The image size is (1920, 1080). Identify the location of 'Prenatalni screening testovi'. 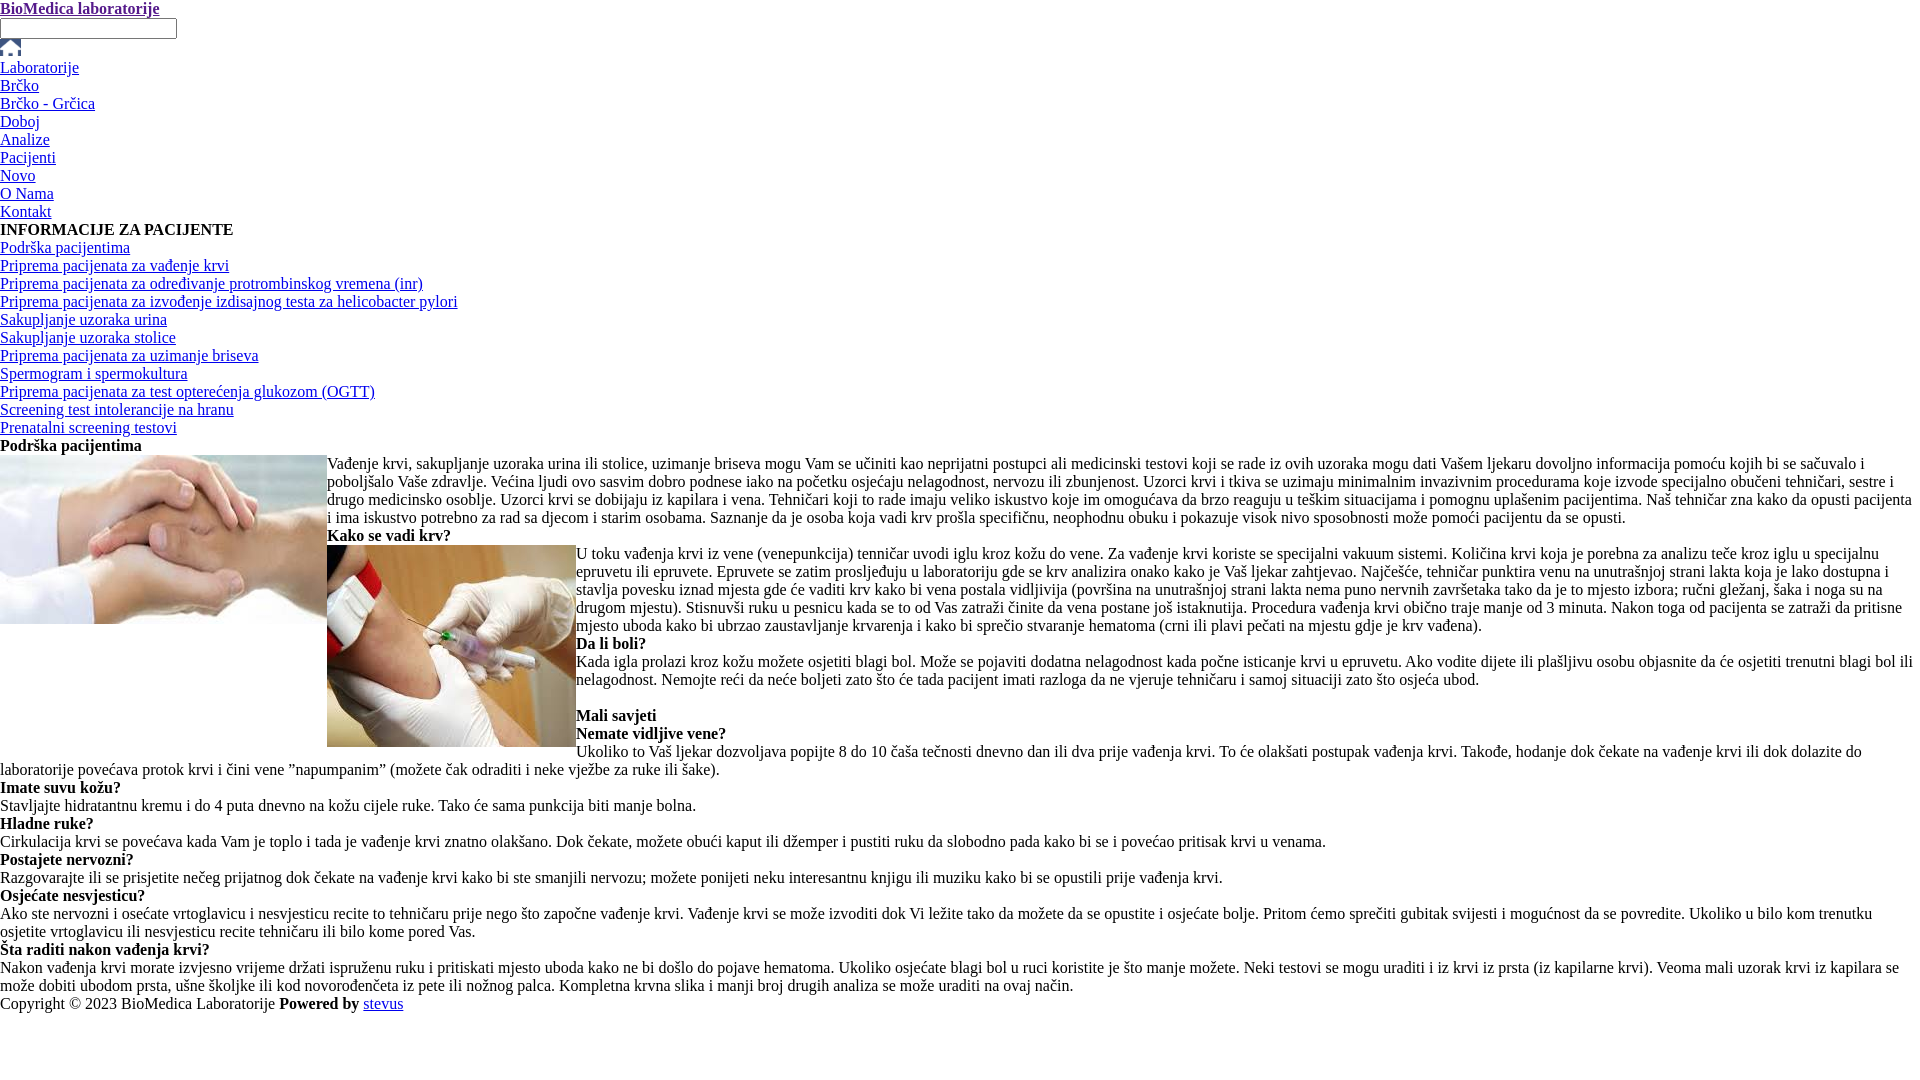
(87, 426).